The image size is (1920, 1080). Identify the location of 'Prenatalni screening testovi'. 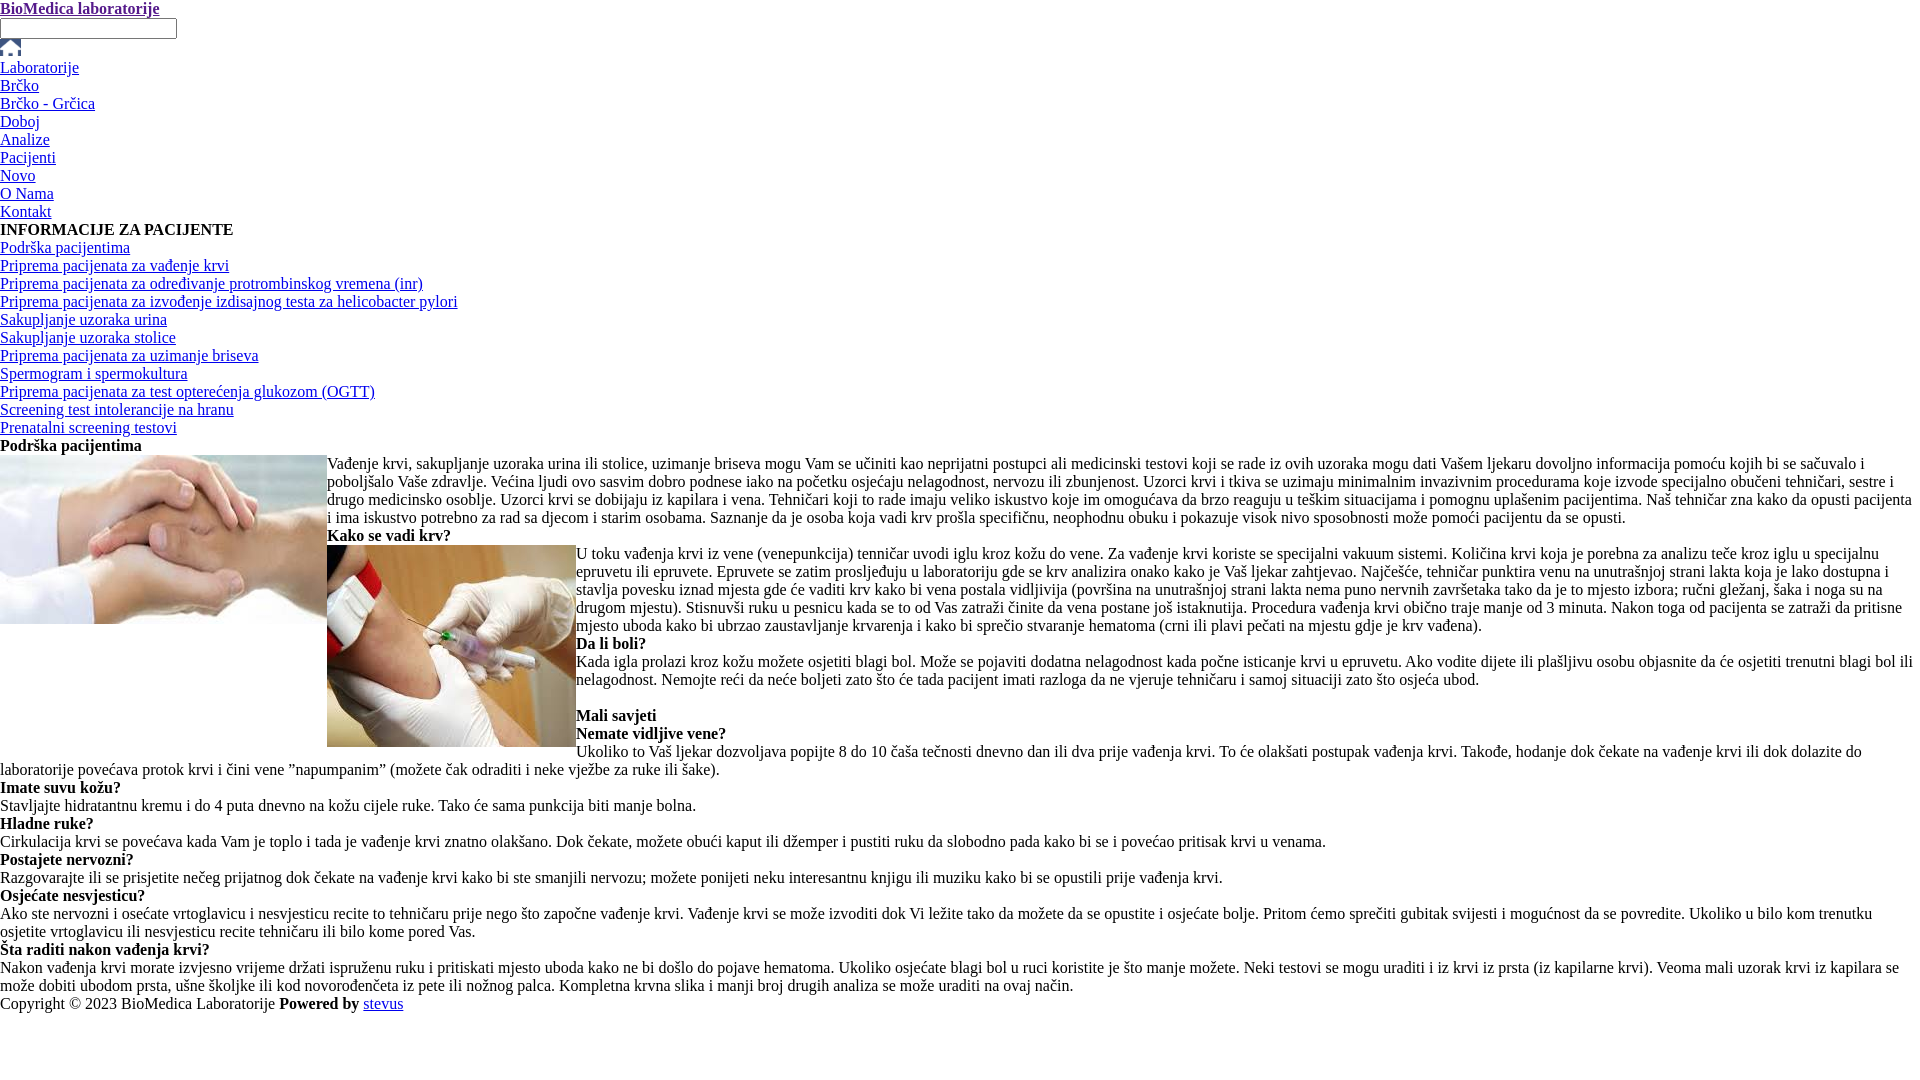
(87, 426).